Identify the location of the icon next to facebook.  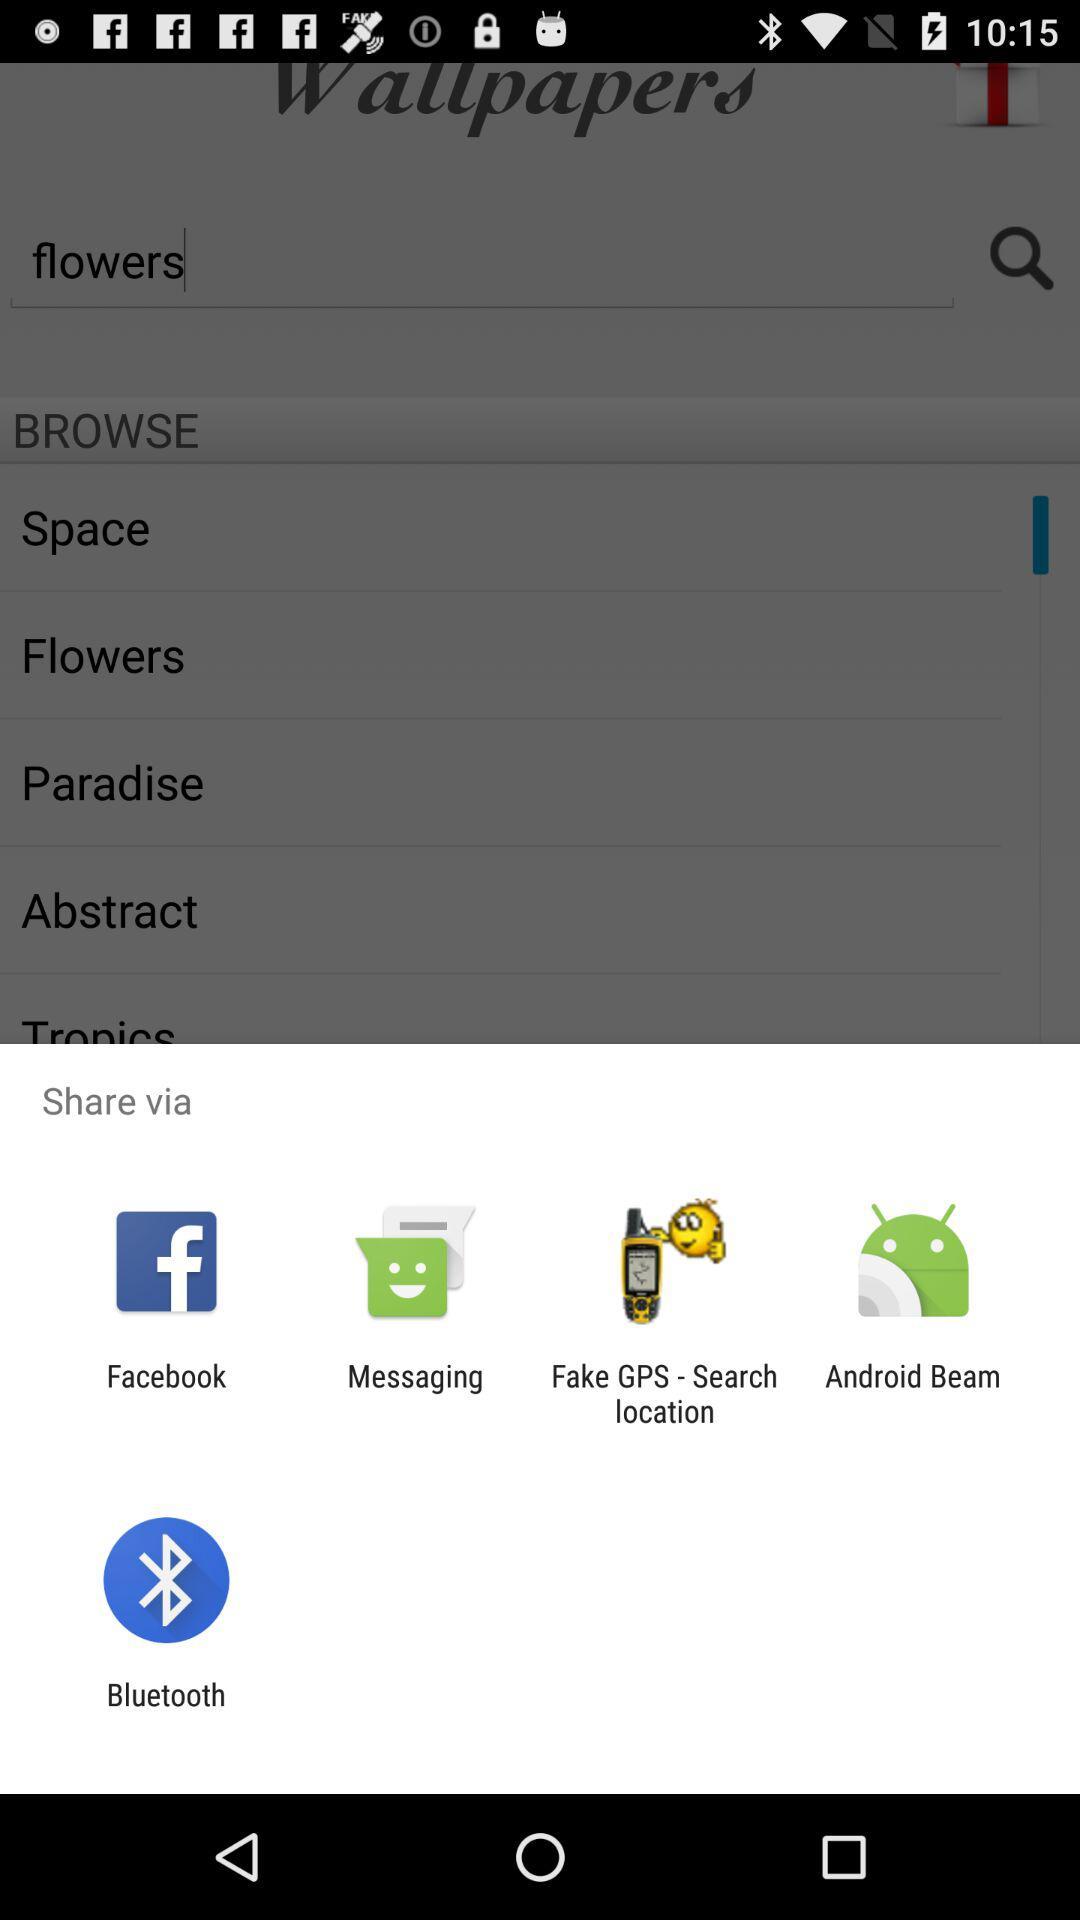
(414, 1392).